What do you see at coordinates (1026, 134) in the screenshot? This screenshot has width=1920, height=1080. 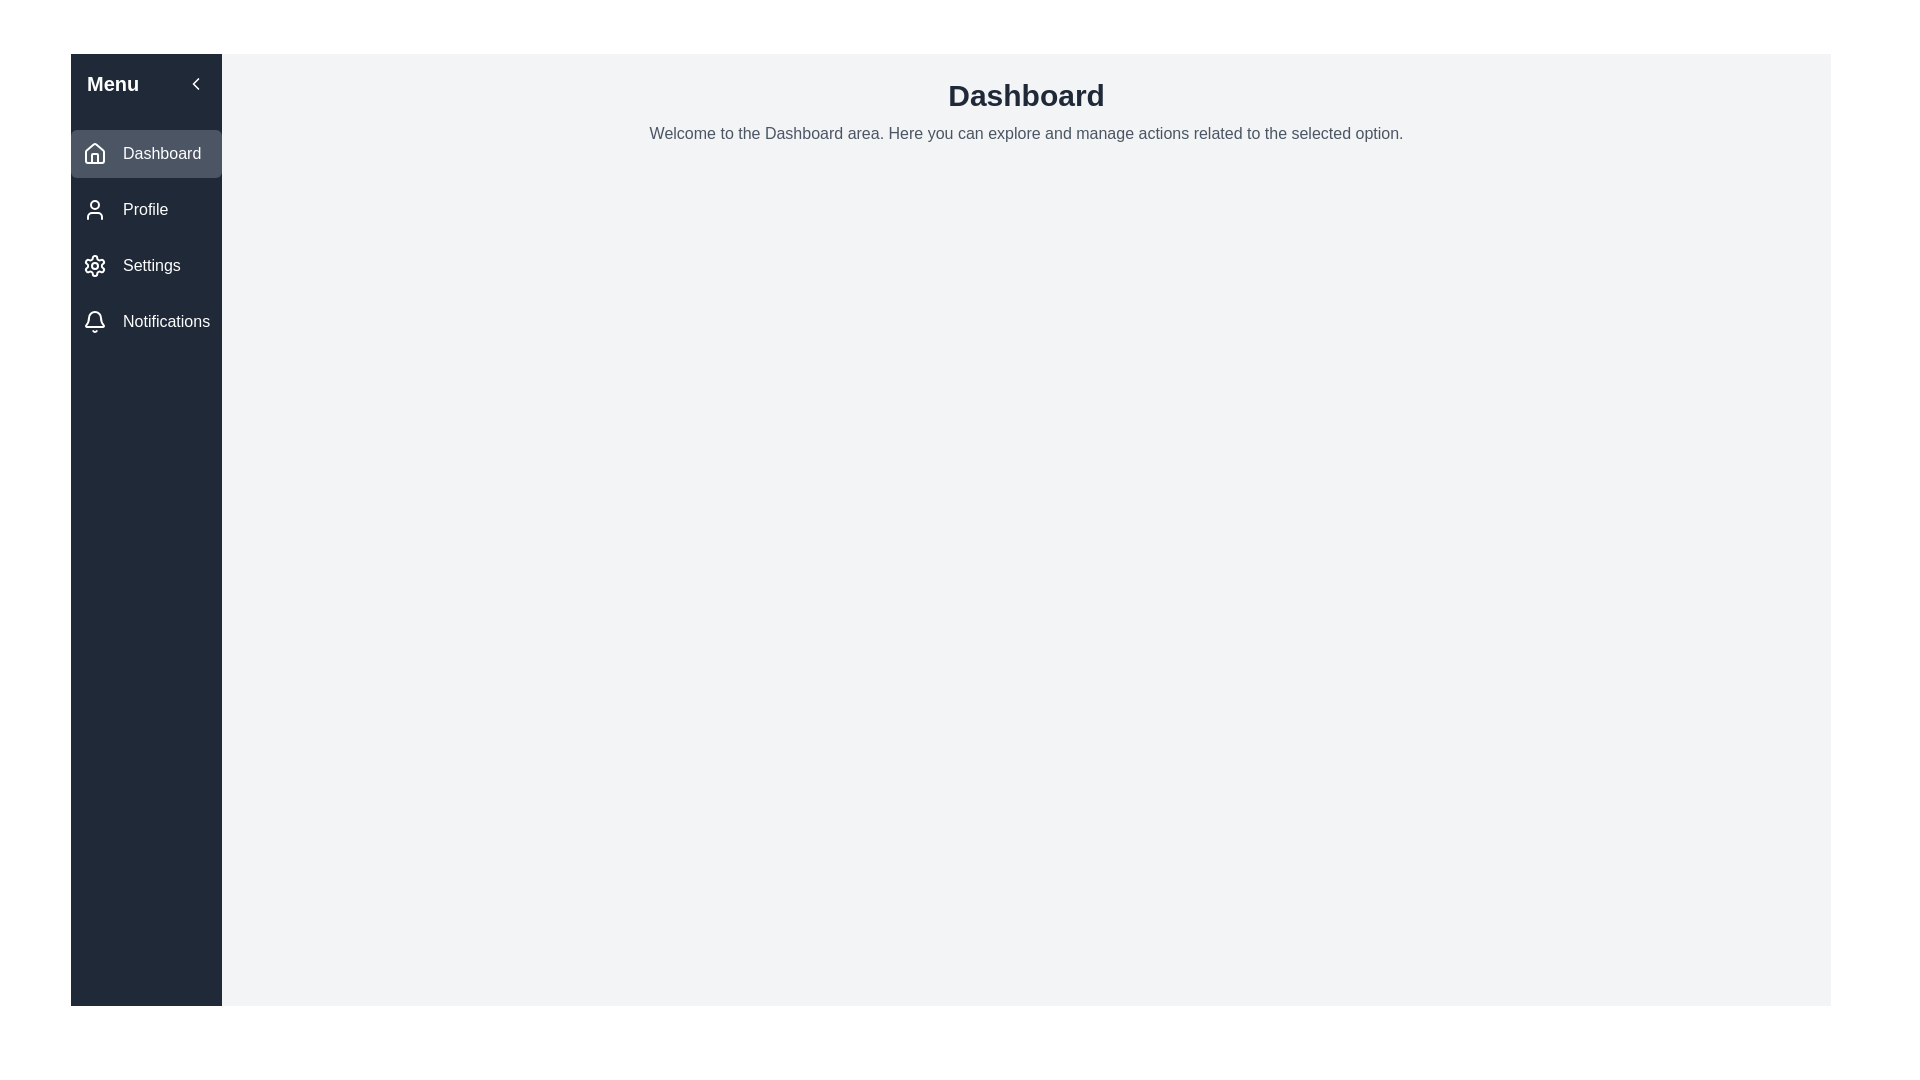 I see `the static introductory text located below the 'Dashboard' title on the dashboard page` at bounding box center [1026, 134].